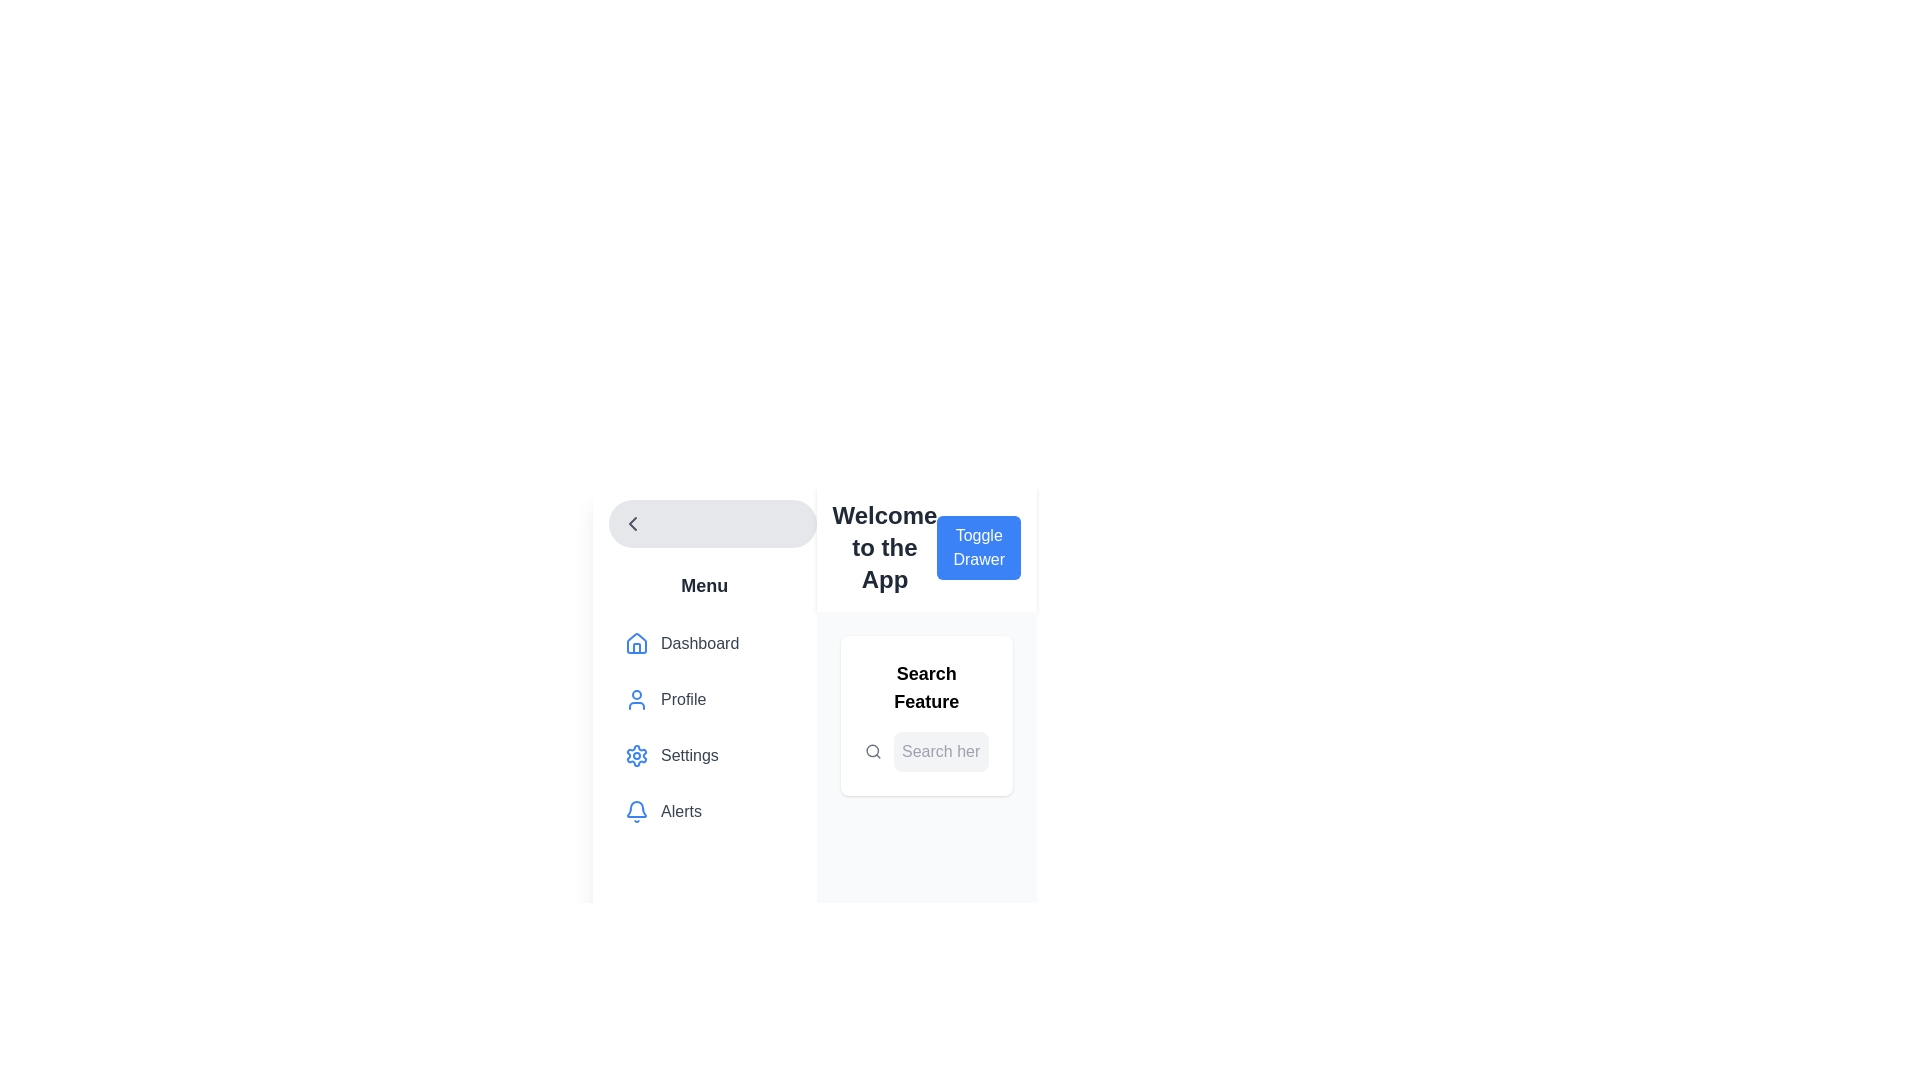 This screenshot has width=1920, height=1080. I want to click on the blue gear-like icon representing the settings cogwheel, located near the 'Menu' section, so click(636, 756).